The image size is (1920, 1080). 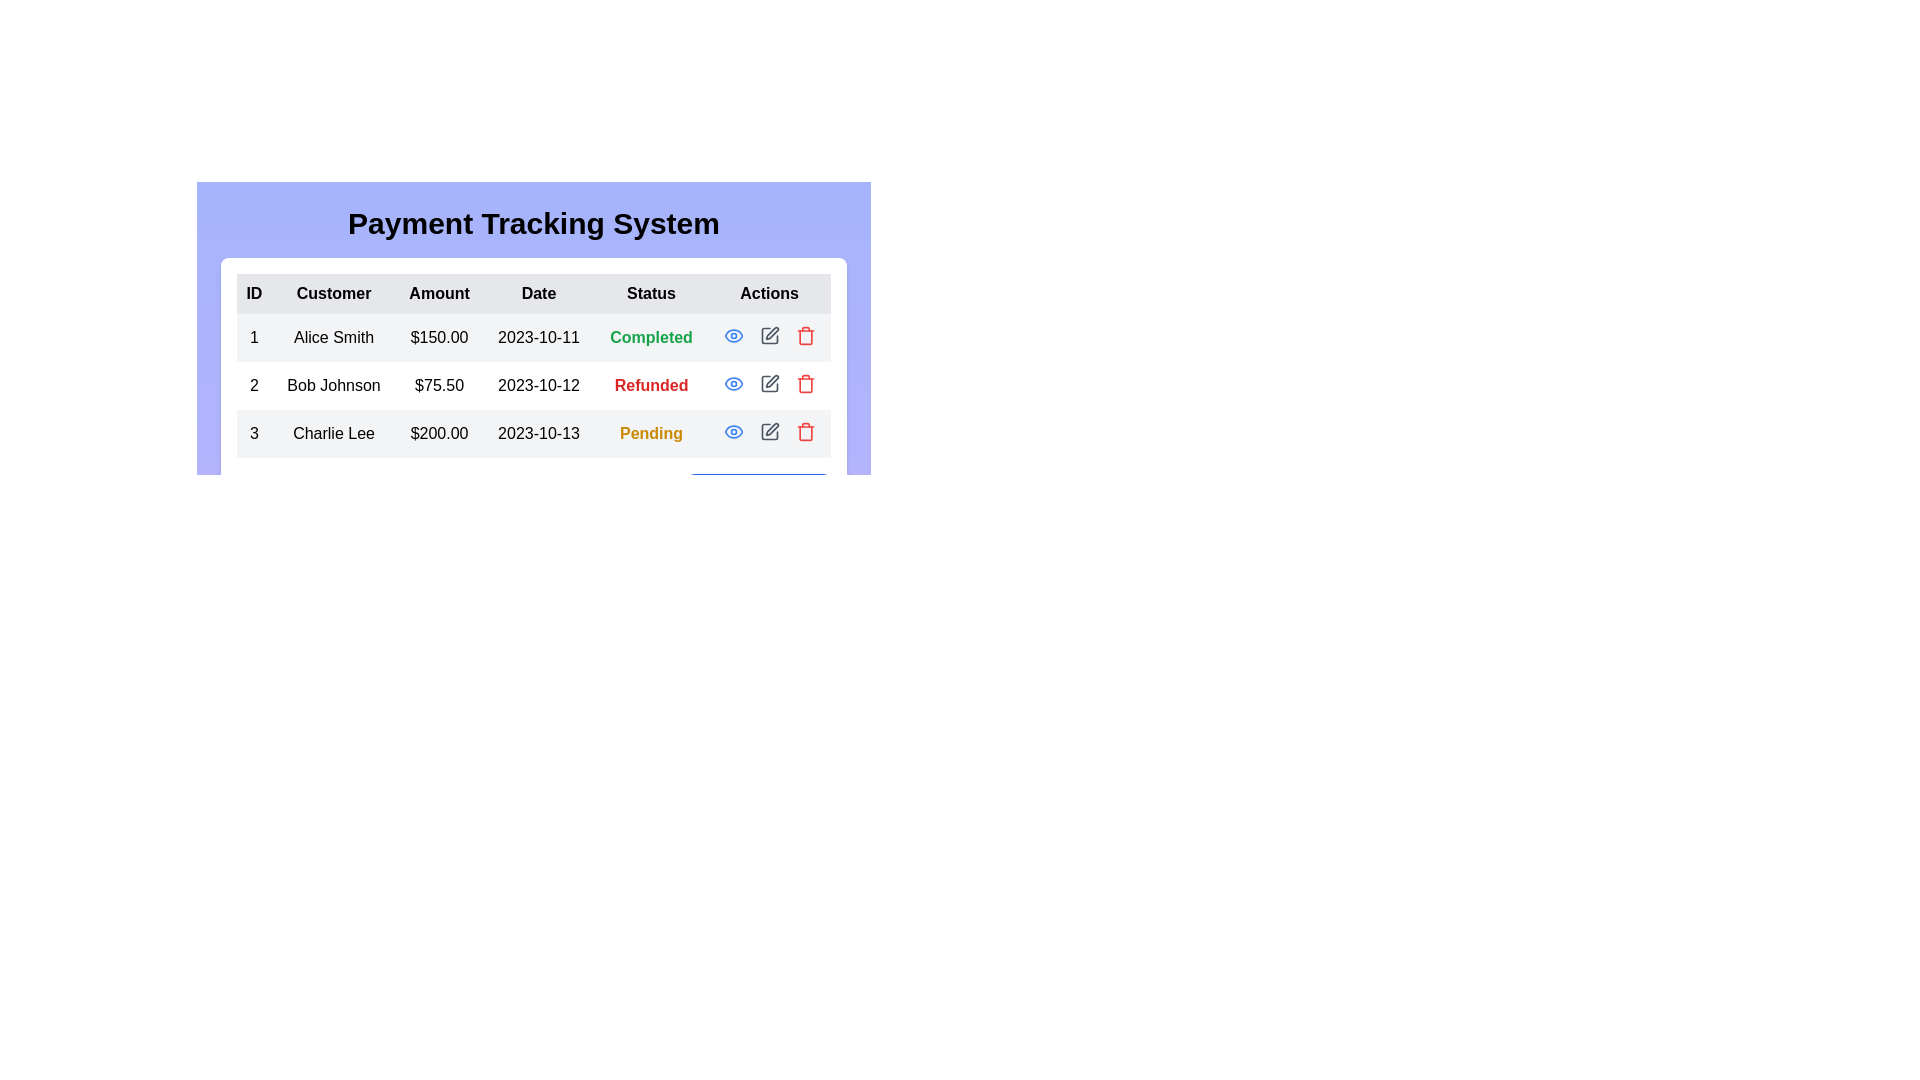 What do you see at coordinates (538, 385) in the screenshot?
I see `the text displaying the date '2023-10-12' in the fourth column of the second row of the table under the 'Date' column for 'Bob Johnson'` at bounding box center [538, 385].